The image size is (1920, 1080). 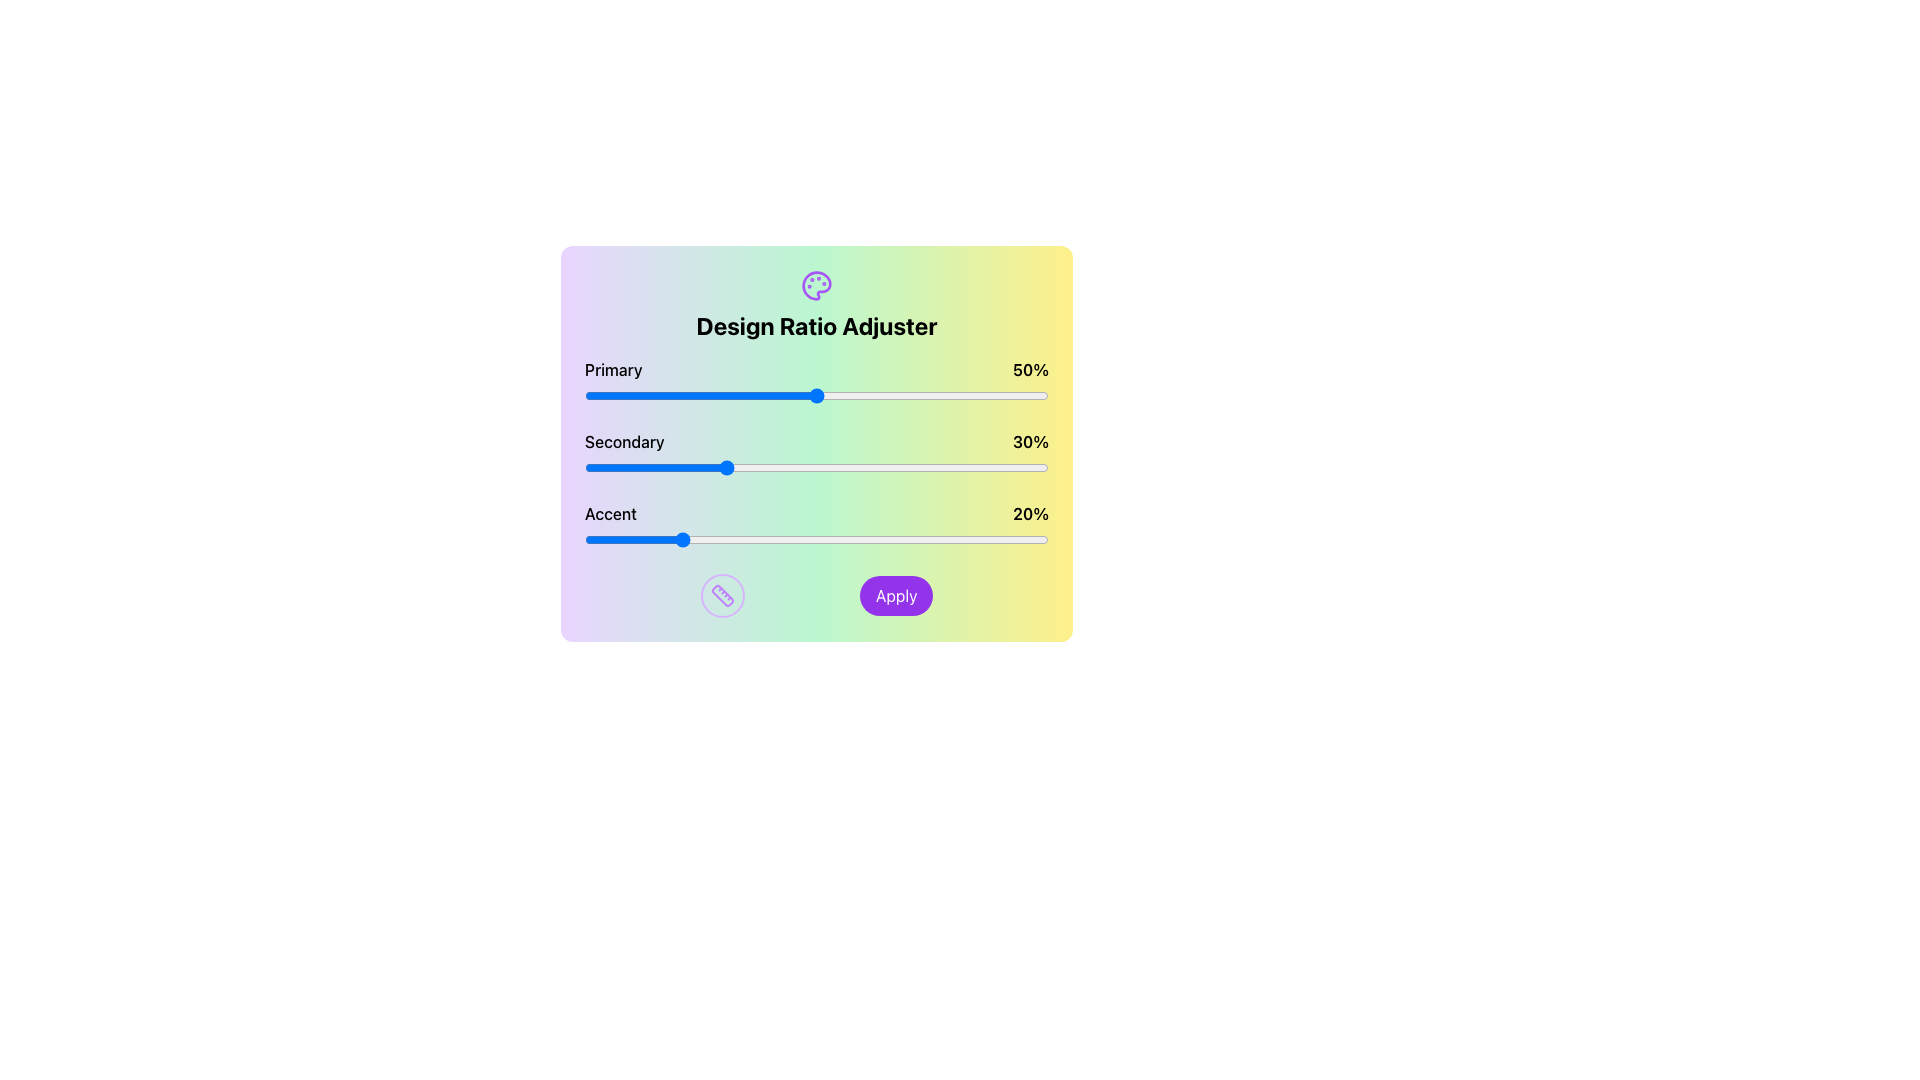 I want to click on the accent ratio slider, so click(x=998, y=540).